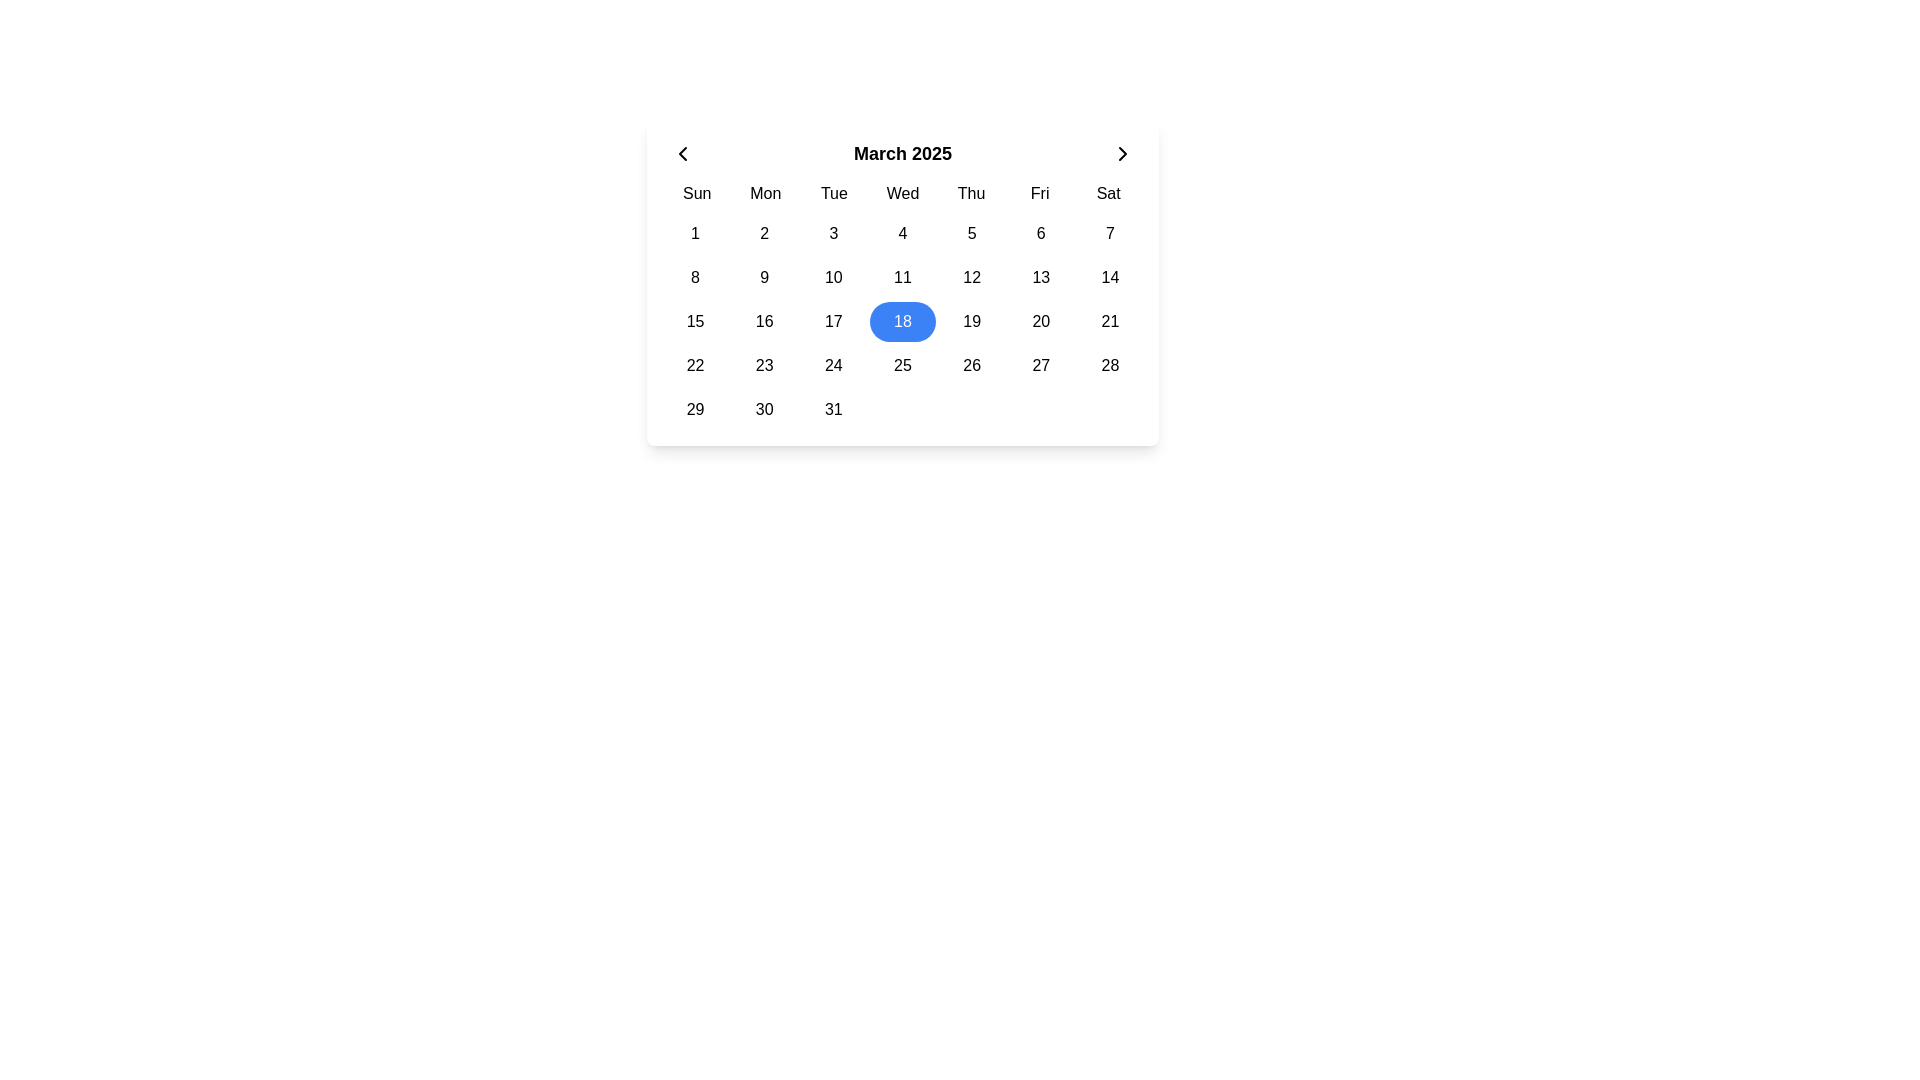 This screenshot has height=1080, width=1920. What do you see at coordinates (833, 408) in the screenshot?
I see `the calendar date button representing the date '31'` at bounding box center [833, 408].